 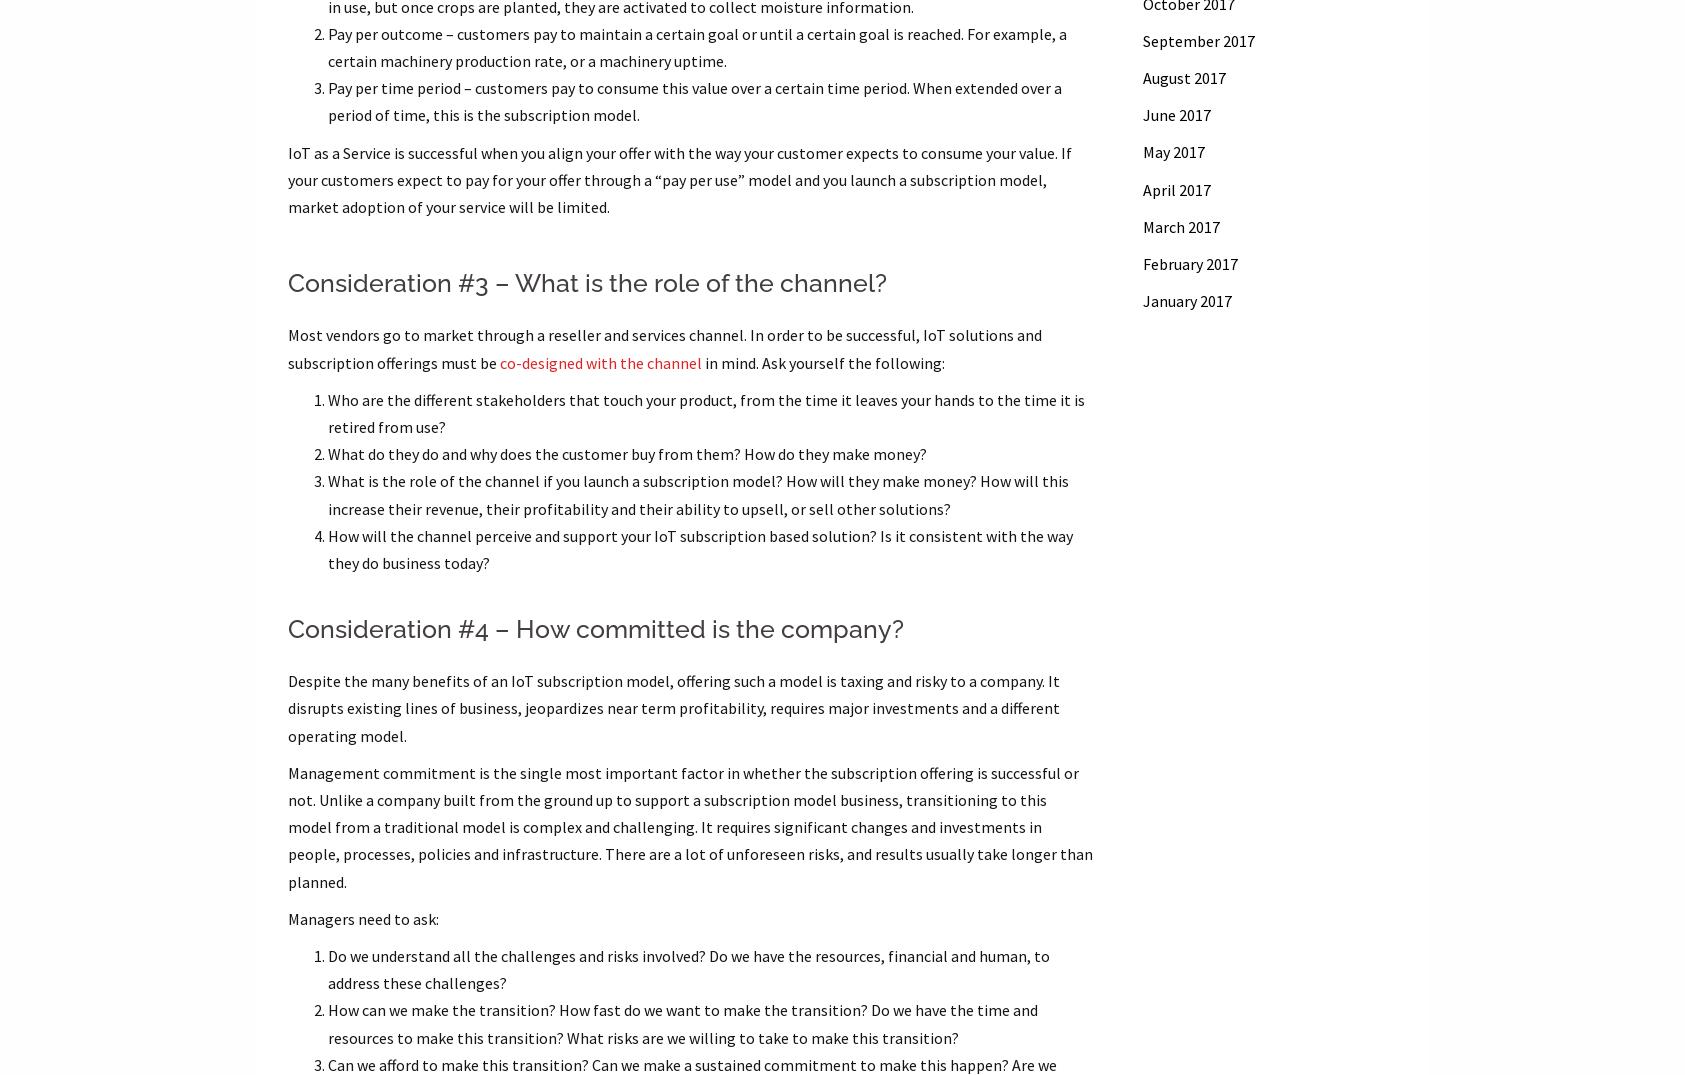 What do you see at coordinates (698, 548) in the screenshot?
I see `'How will the channel perceive and support your IoT subscription based solution? Is it consistent with the way they do business today?'` at bounding box center [698, 548].